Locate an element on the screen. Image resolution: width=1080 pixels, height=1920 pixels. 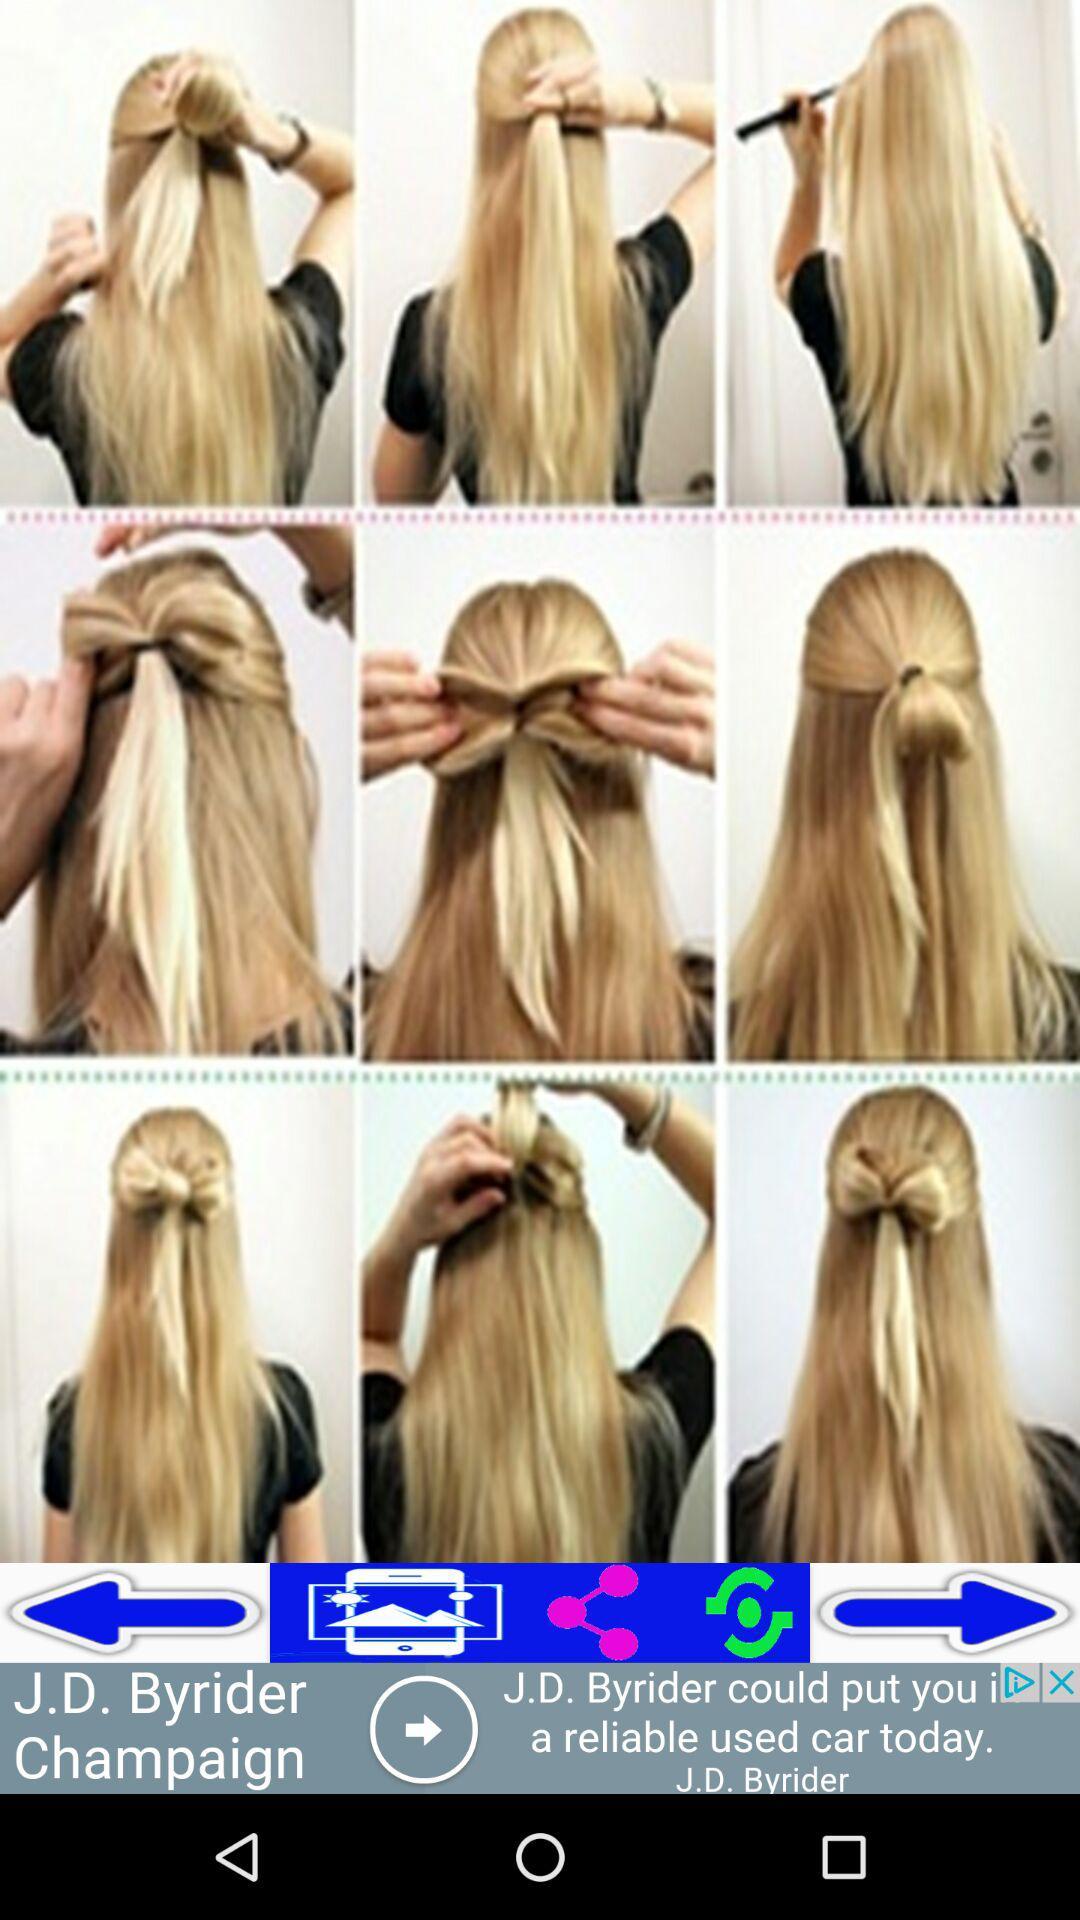
click advertisement is located at coordinates (540, 1727).